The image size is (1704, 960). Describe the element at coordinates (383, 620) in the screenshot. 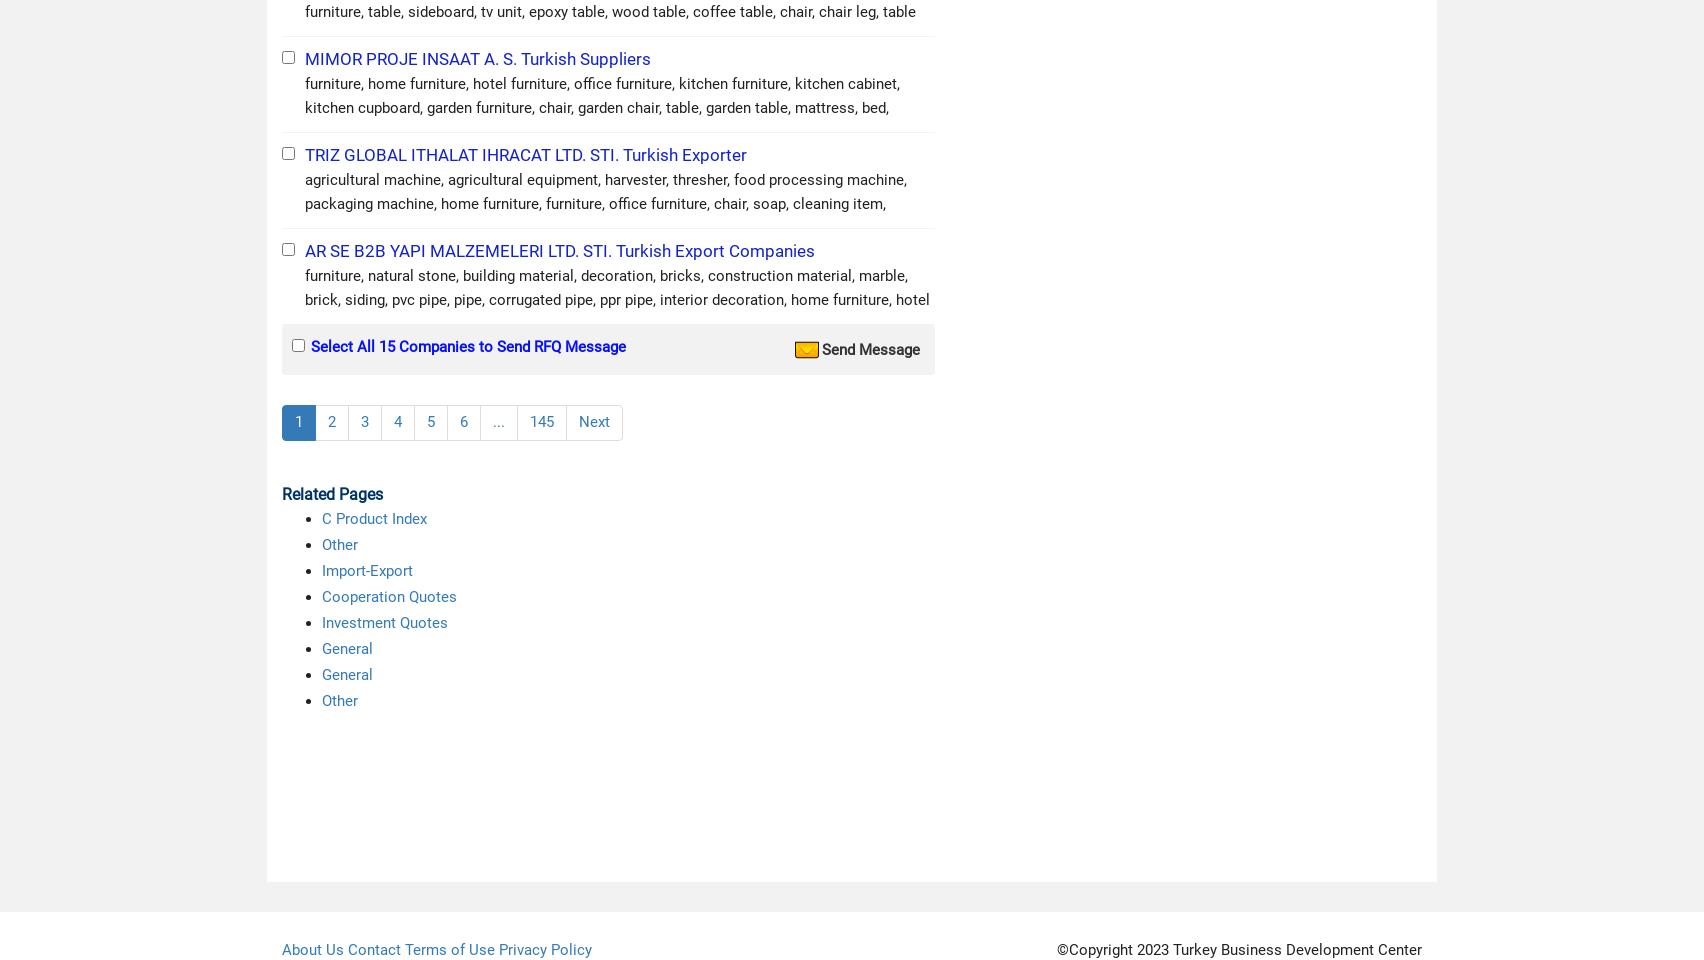

I see `'Investment Quotes'` at that location.